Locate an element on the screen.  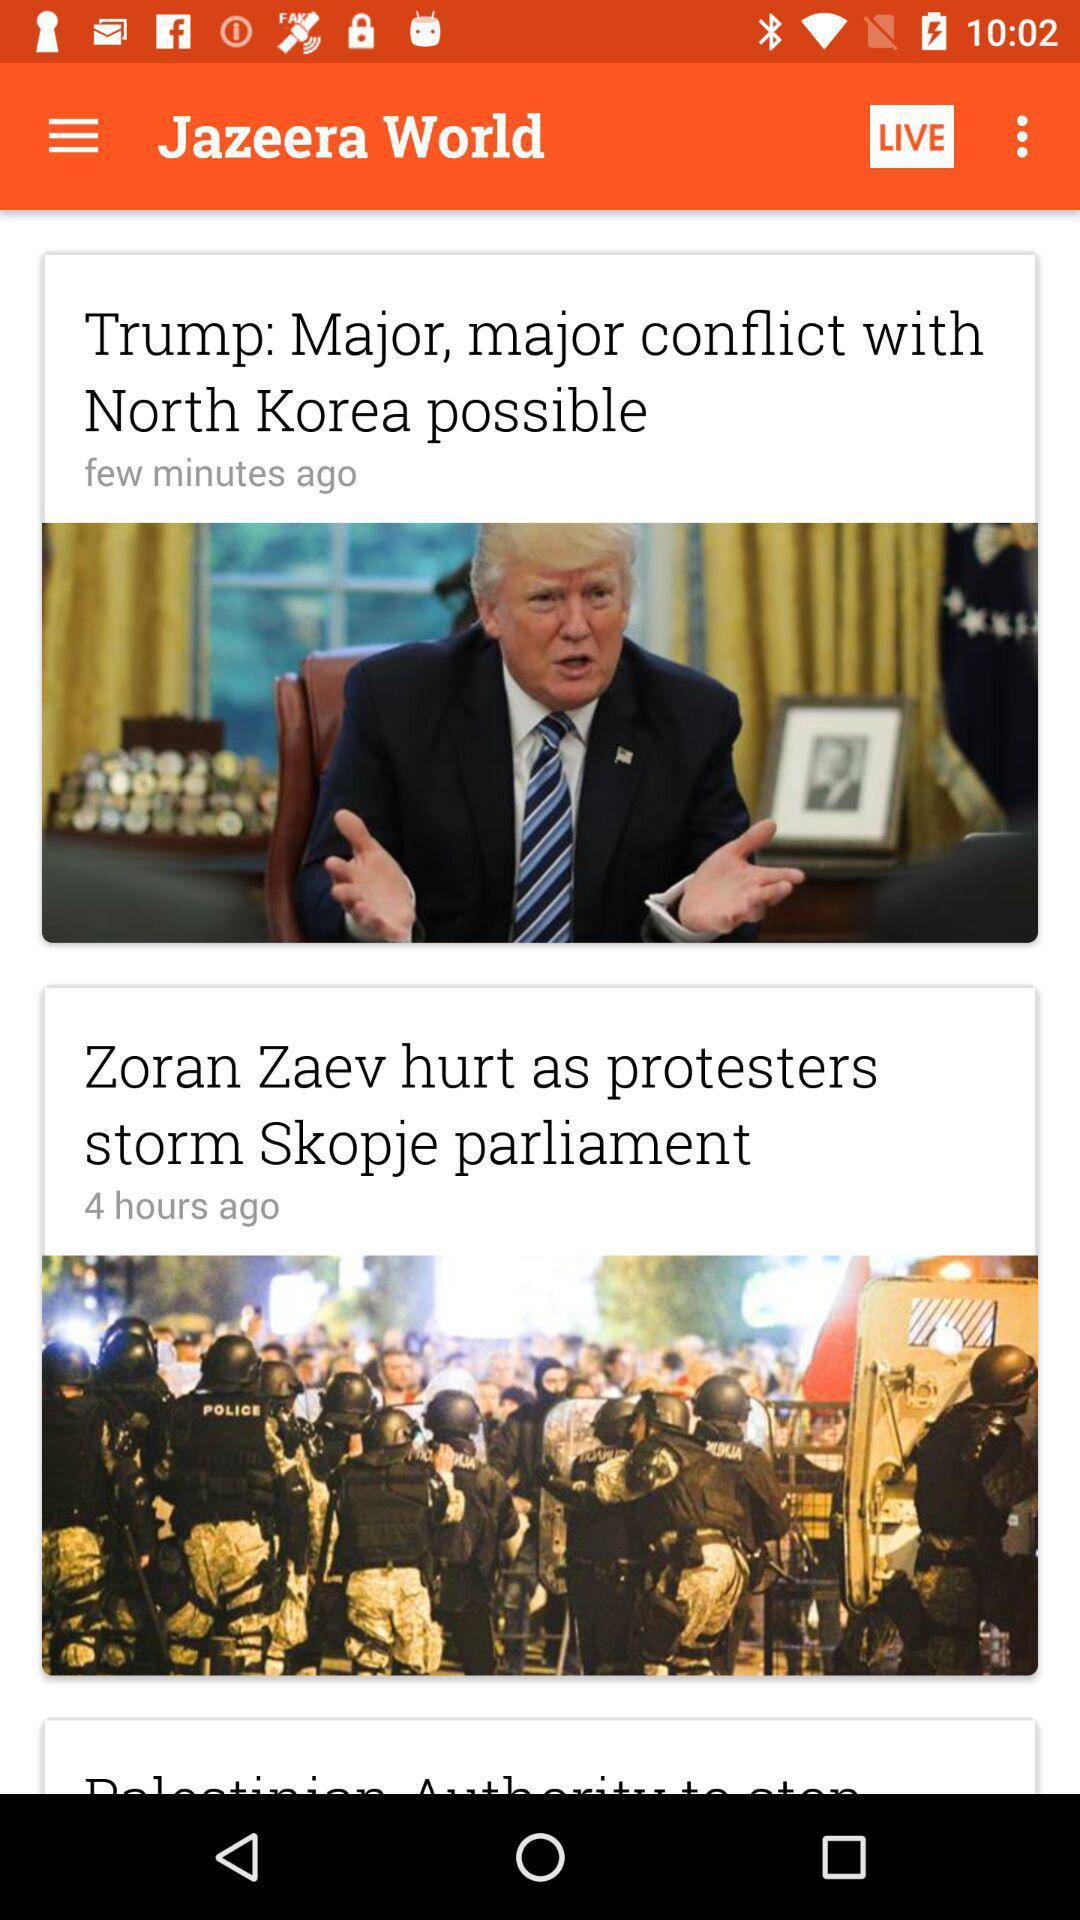
tap the menu button for more options is located at coordinates (72, 135).